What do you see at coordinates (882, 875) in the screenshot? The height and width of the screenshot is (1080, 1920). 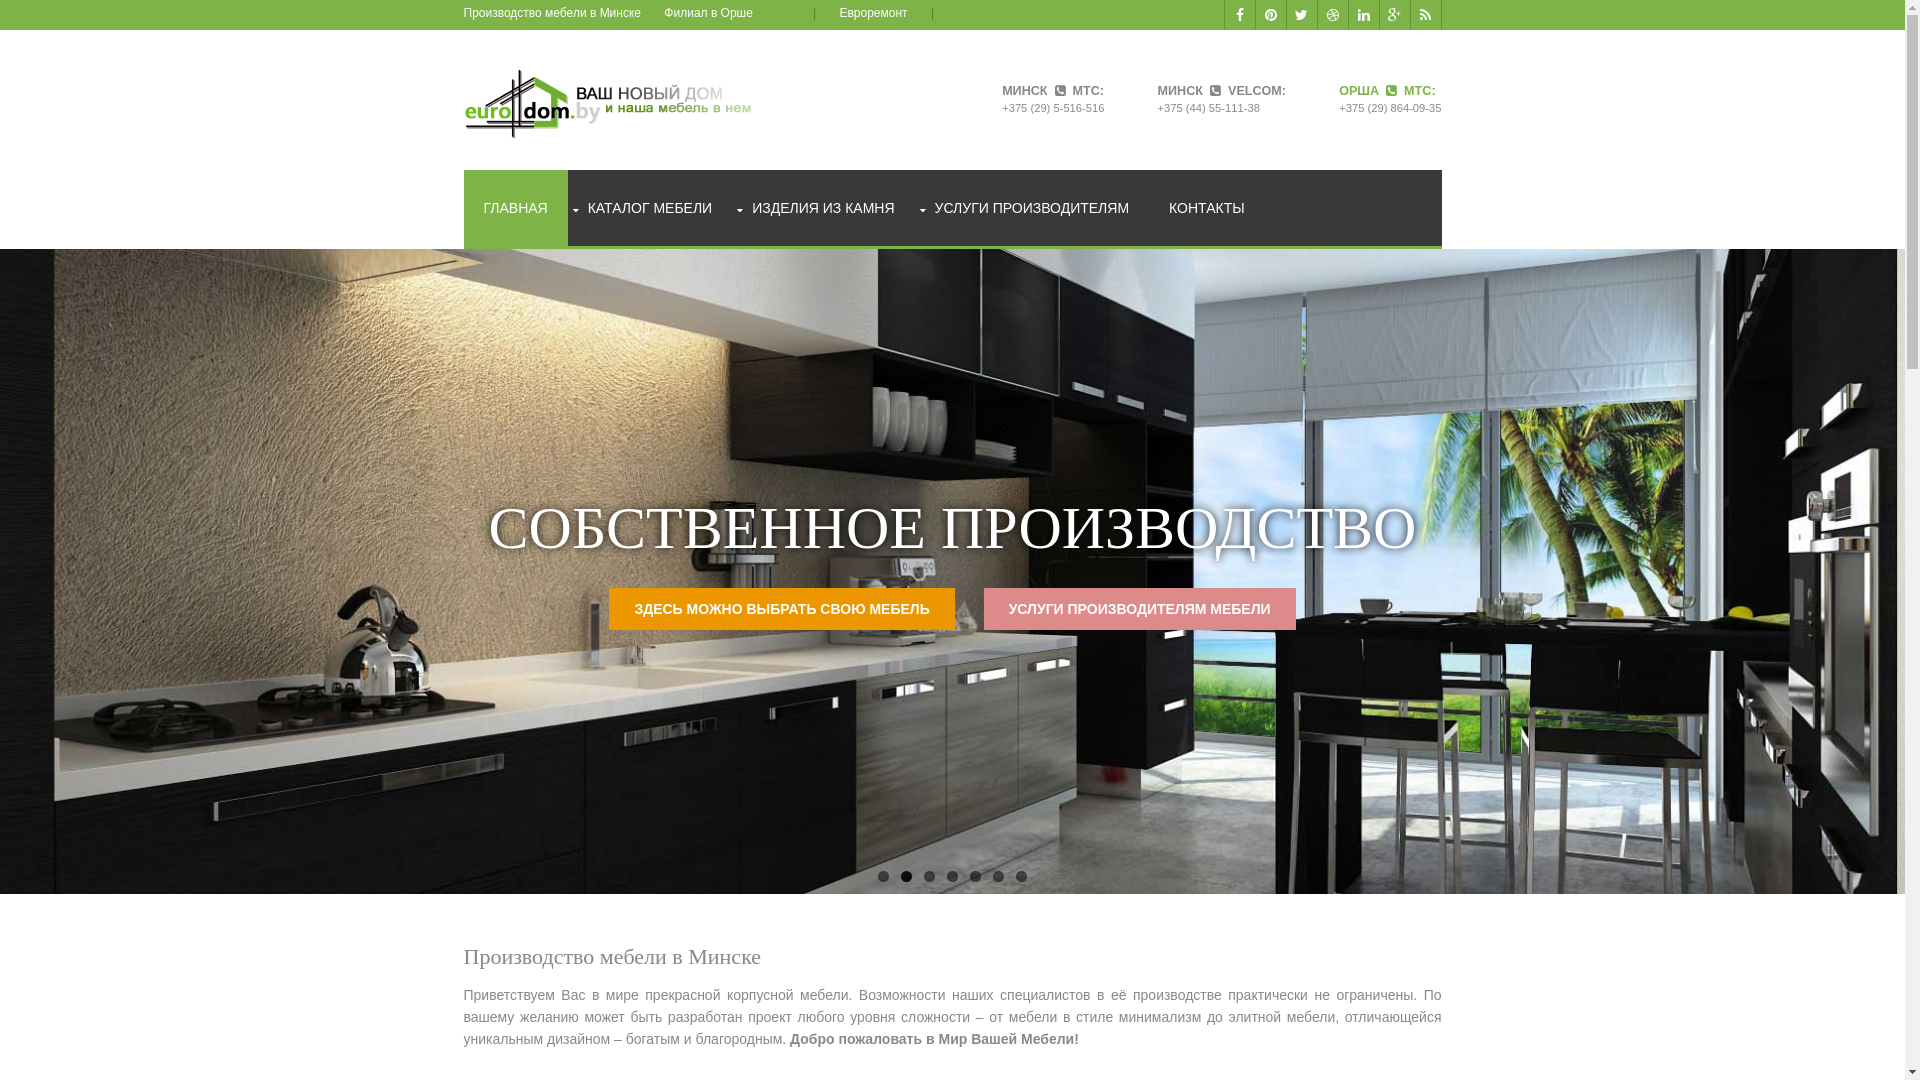 I see `'1'` at bounding box center [882, 875].